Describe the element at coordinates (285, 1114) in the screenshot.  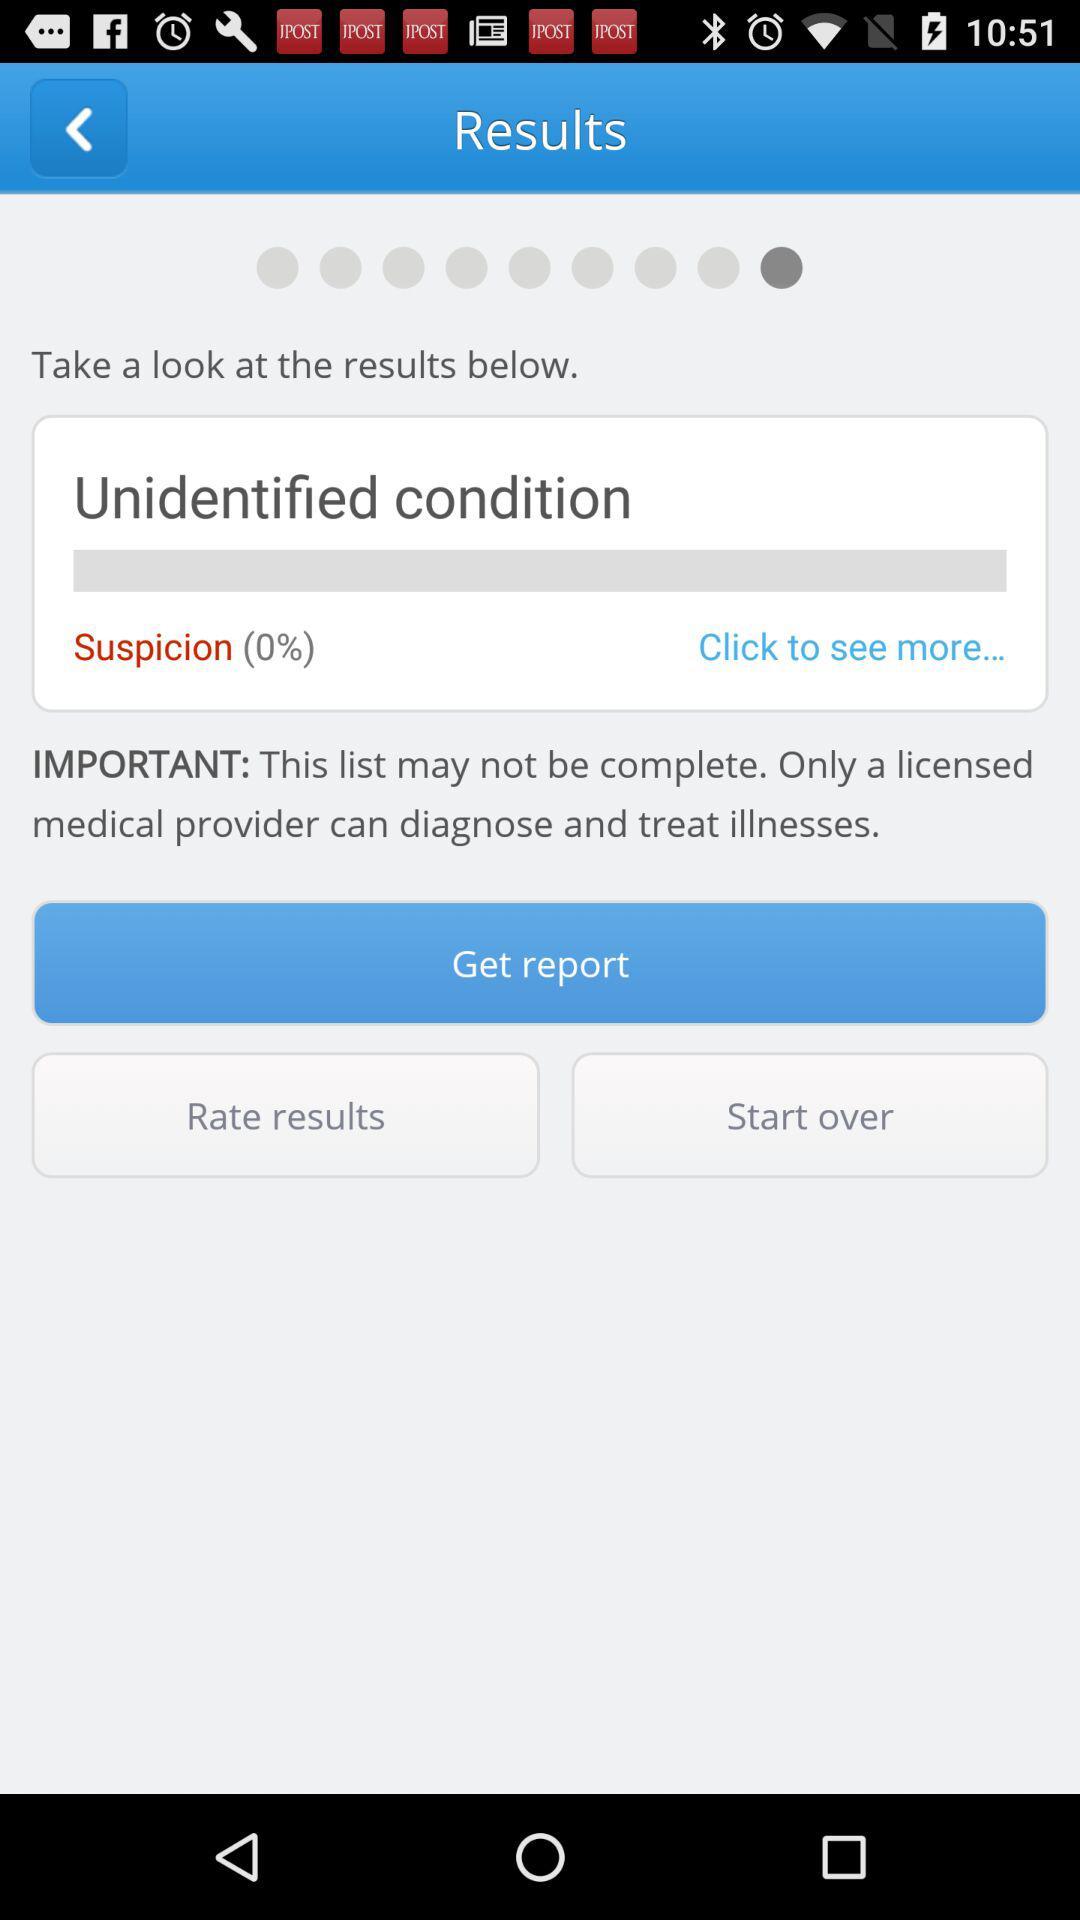
I see `the button to the left of the start over item` at that location.